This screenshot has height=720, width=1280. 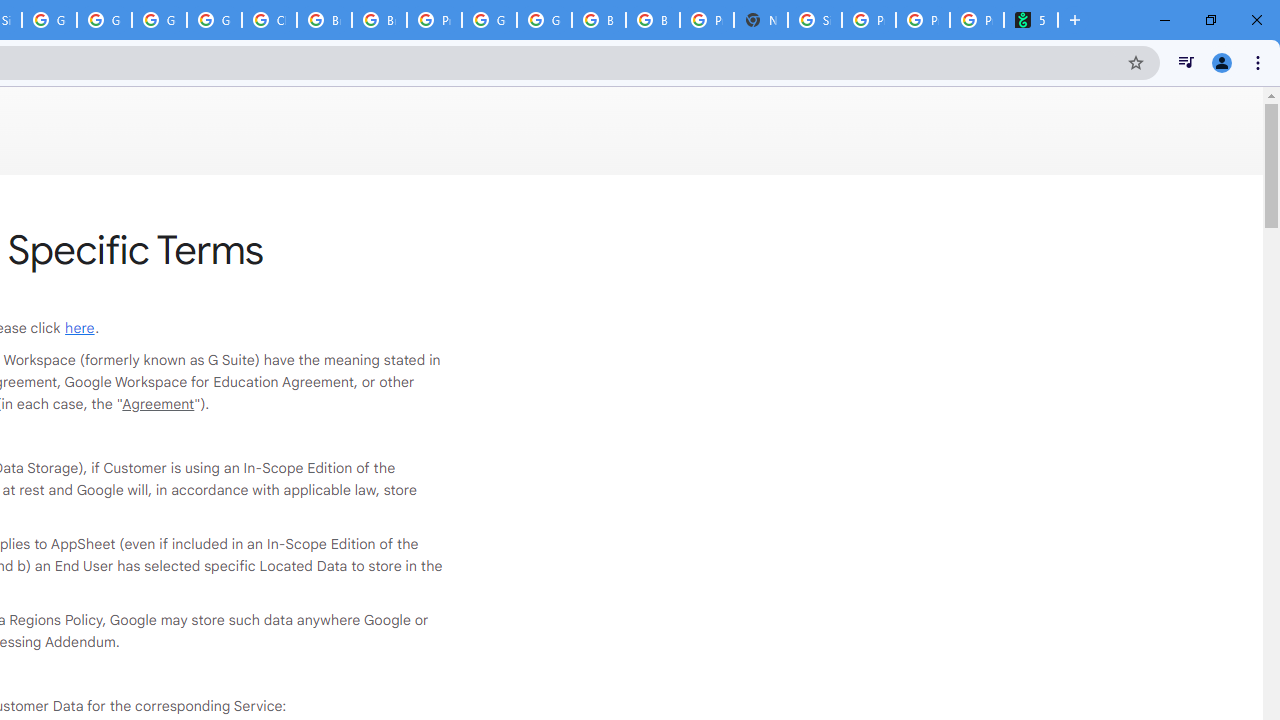 I want to click on 'Browse Chrome as a guest - Computer - Google Chrome Help', so click(x=379, y=20).